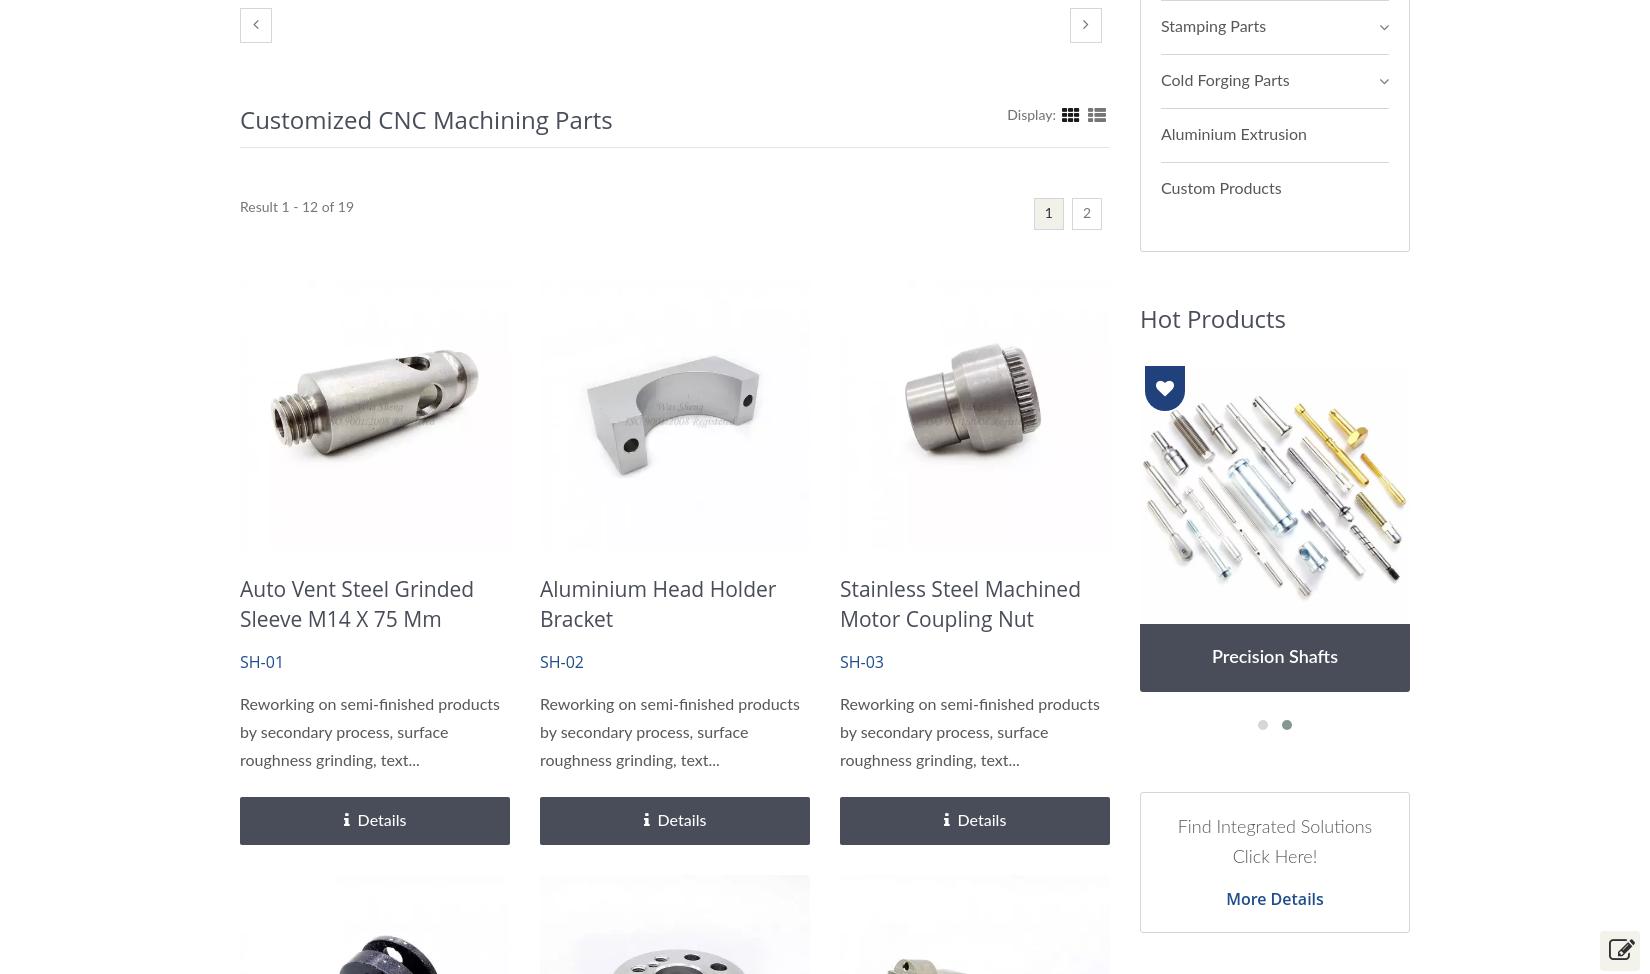 This screenshot has height=974, width=1650. Describe the element at coordinates (839, 662) in the screenshot. I see `'SH-03'` at that location.